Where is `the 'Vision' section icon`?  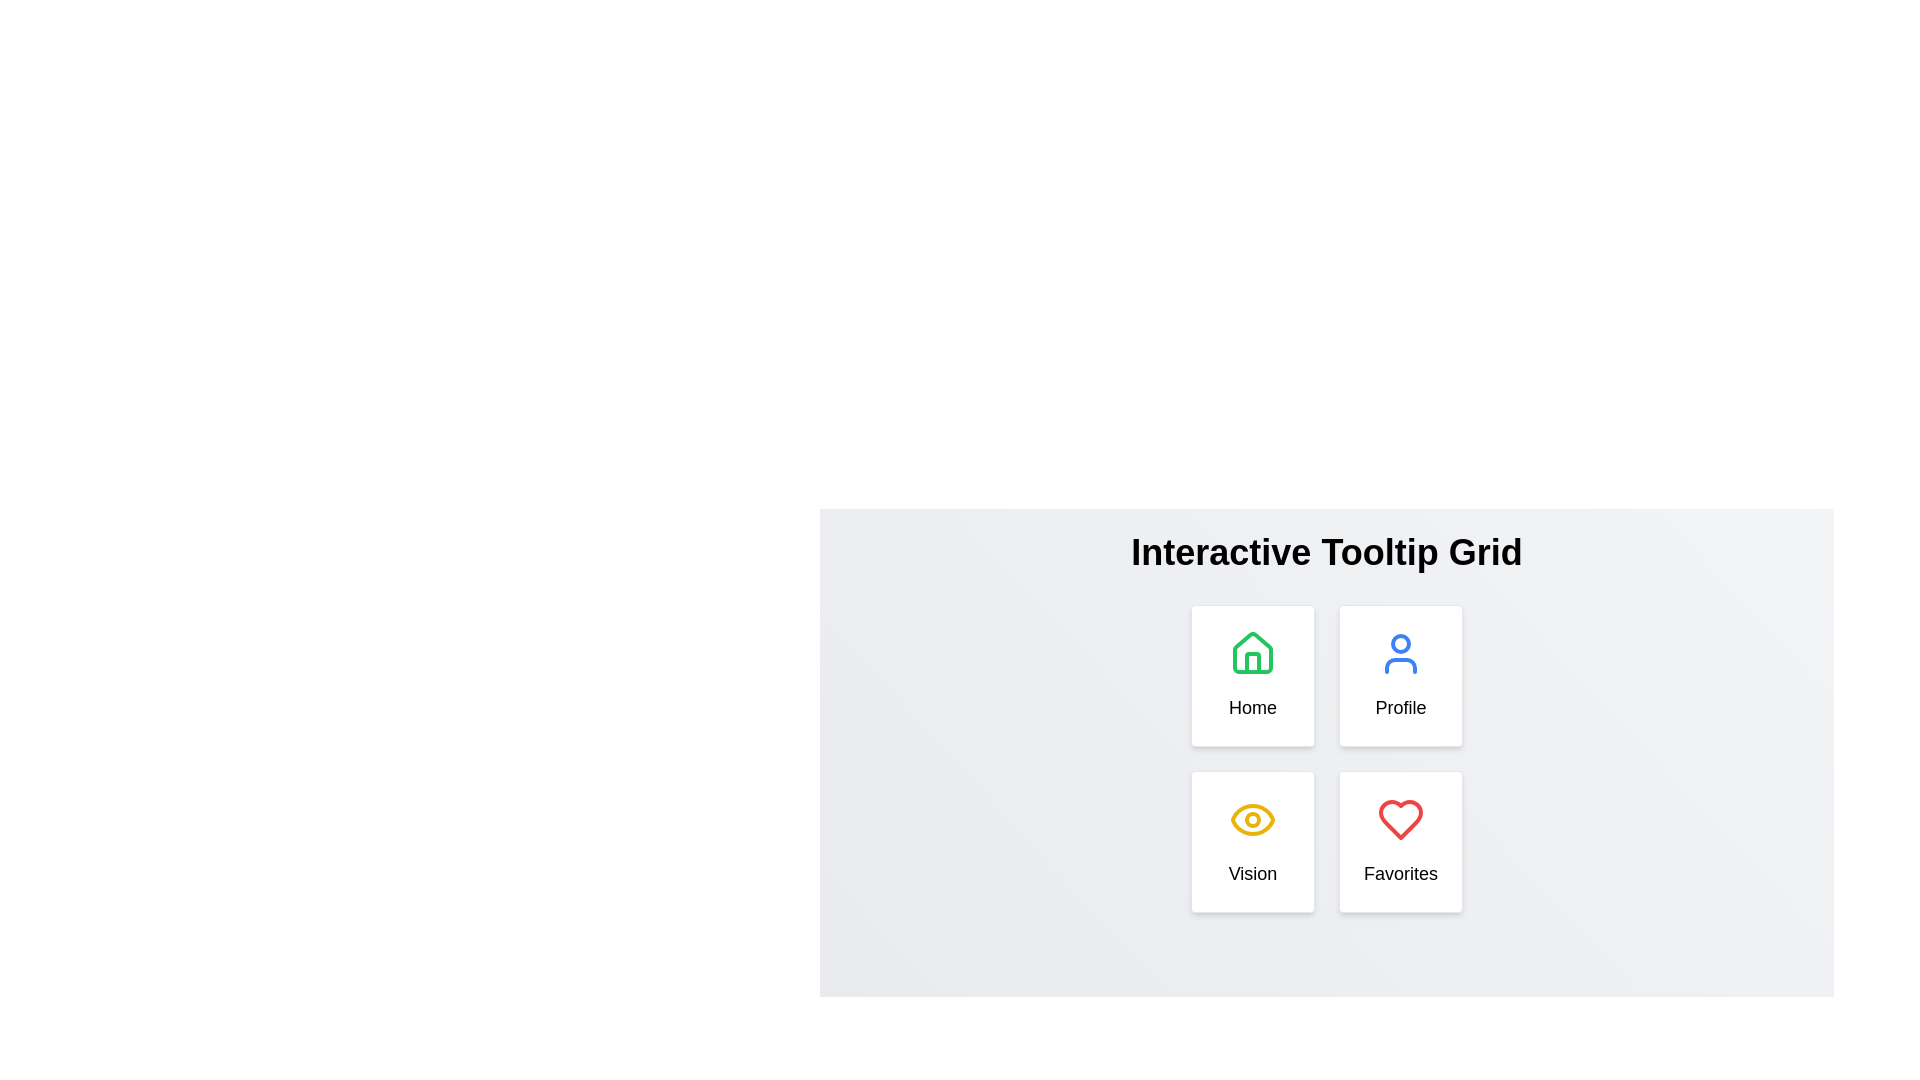
the 'Vision' section icon is located at coordinates (1251, 820).